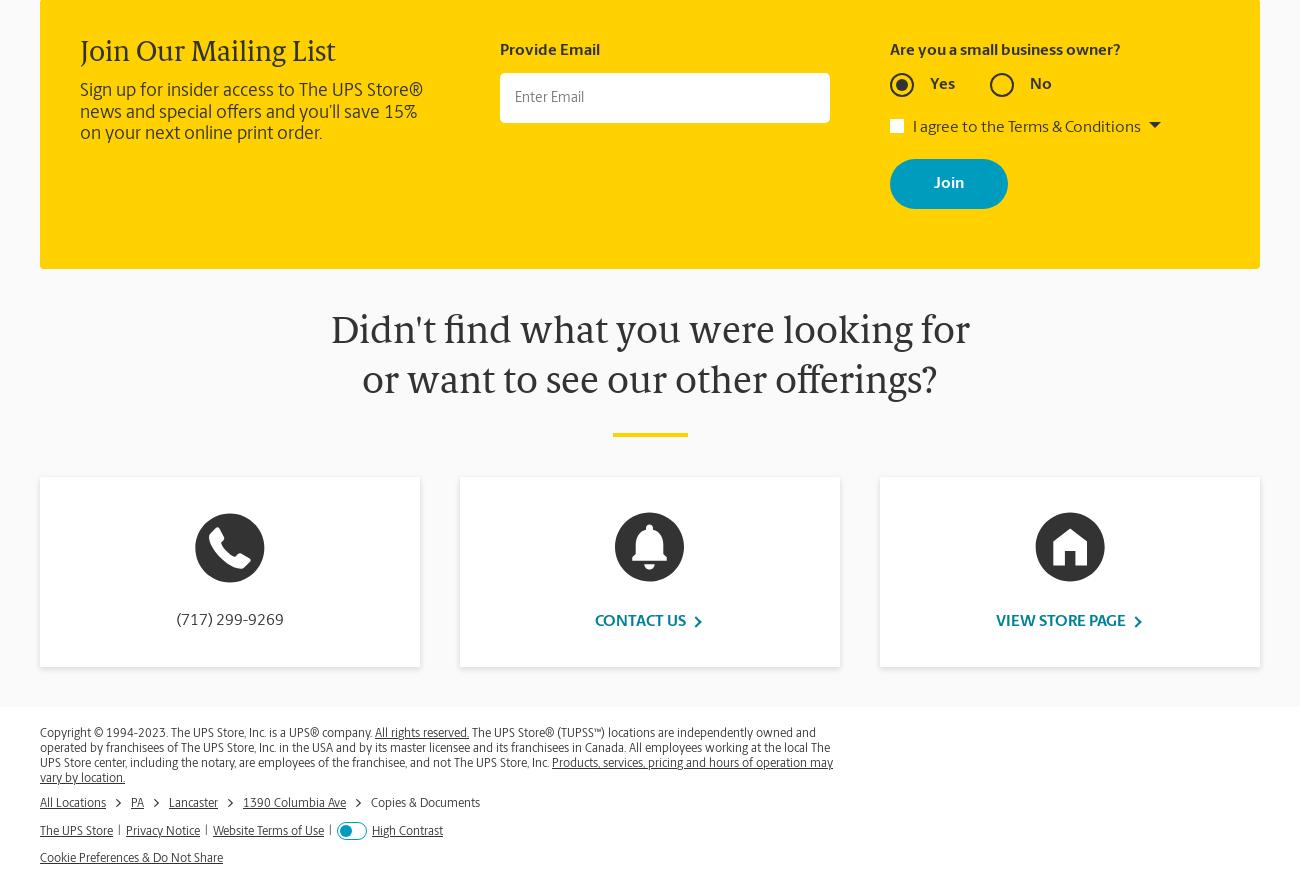 The image size is (1300, 885). Describe the element at coordinates (39, 831) in the screenshot. I see `'The UPS Store'` at that location.